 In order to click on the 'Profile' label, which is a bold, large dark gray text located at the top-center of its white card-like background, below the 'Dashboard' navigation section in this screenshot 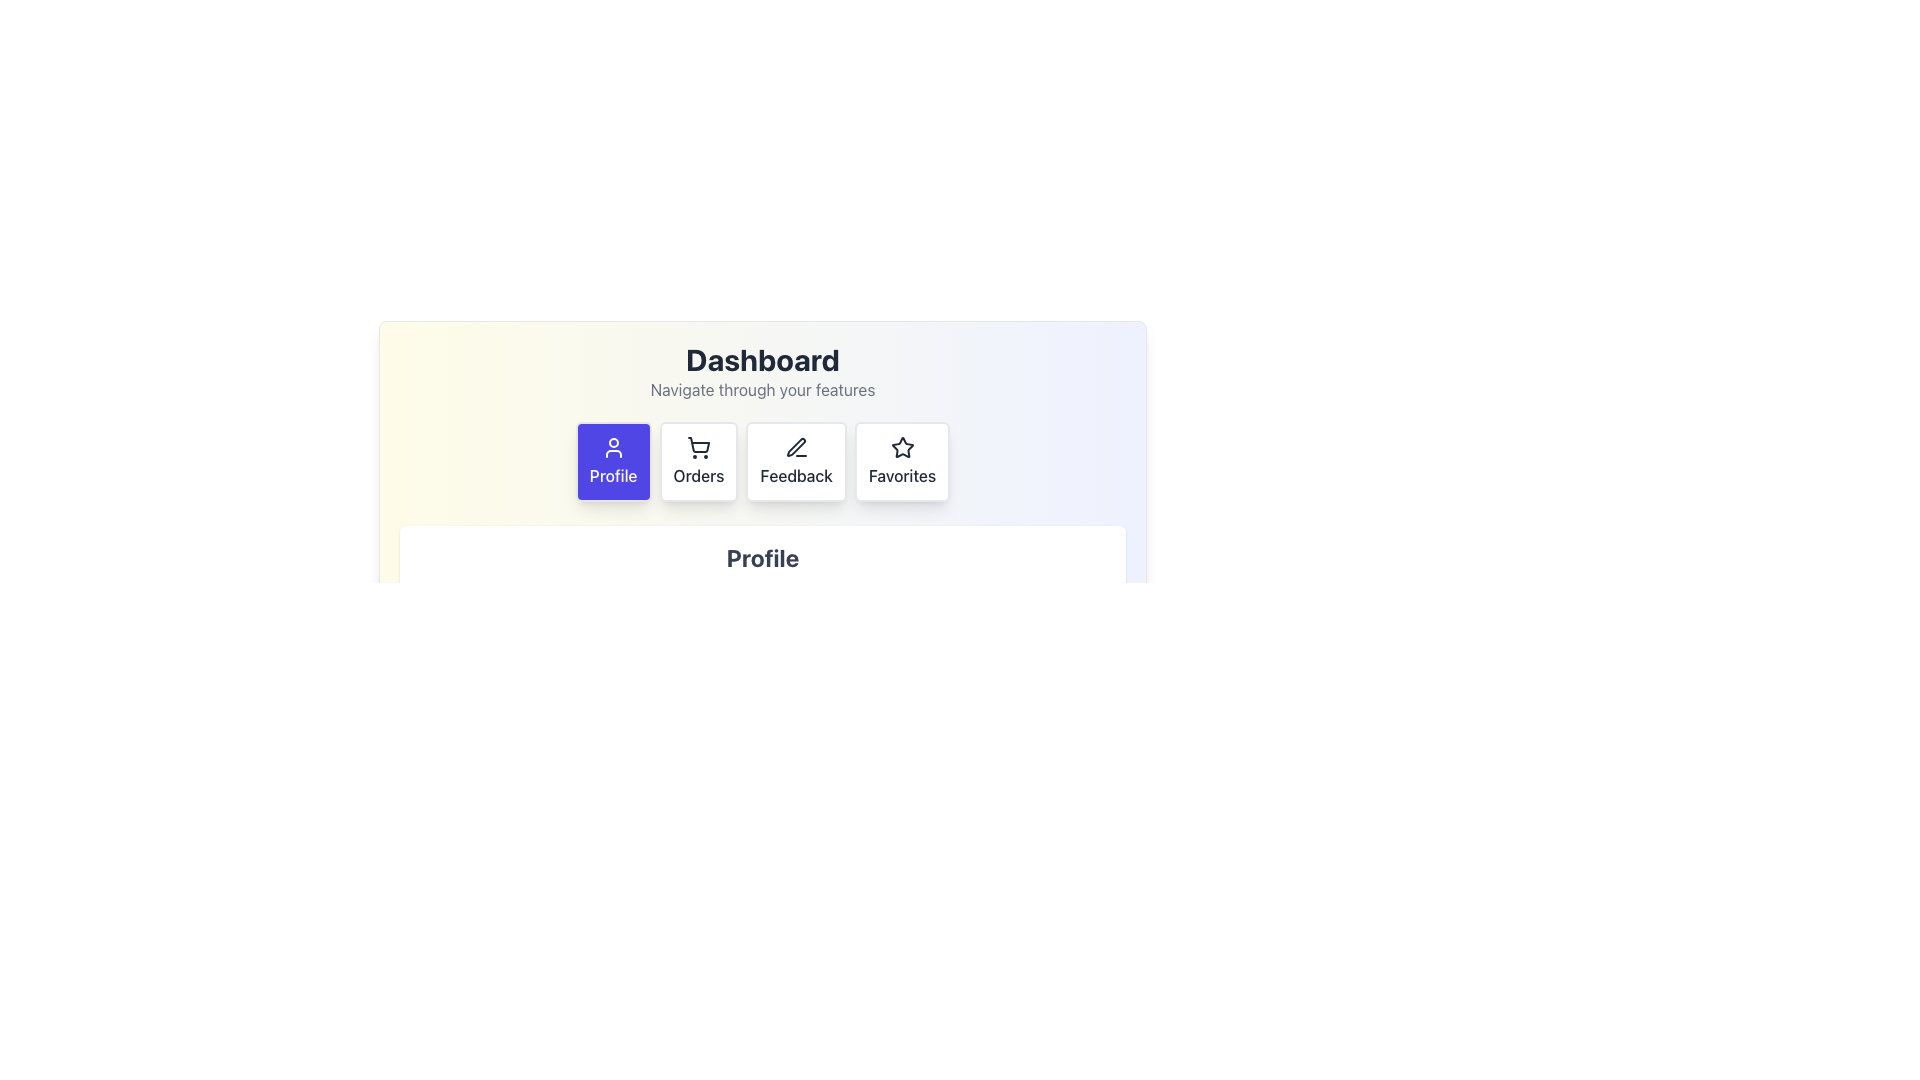, I will do `click(762, 558)`.